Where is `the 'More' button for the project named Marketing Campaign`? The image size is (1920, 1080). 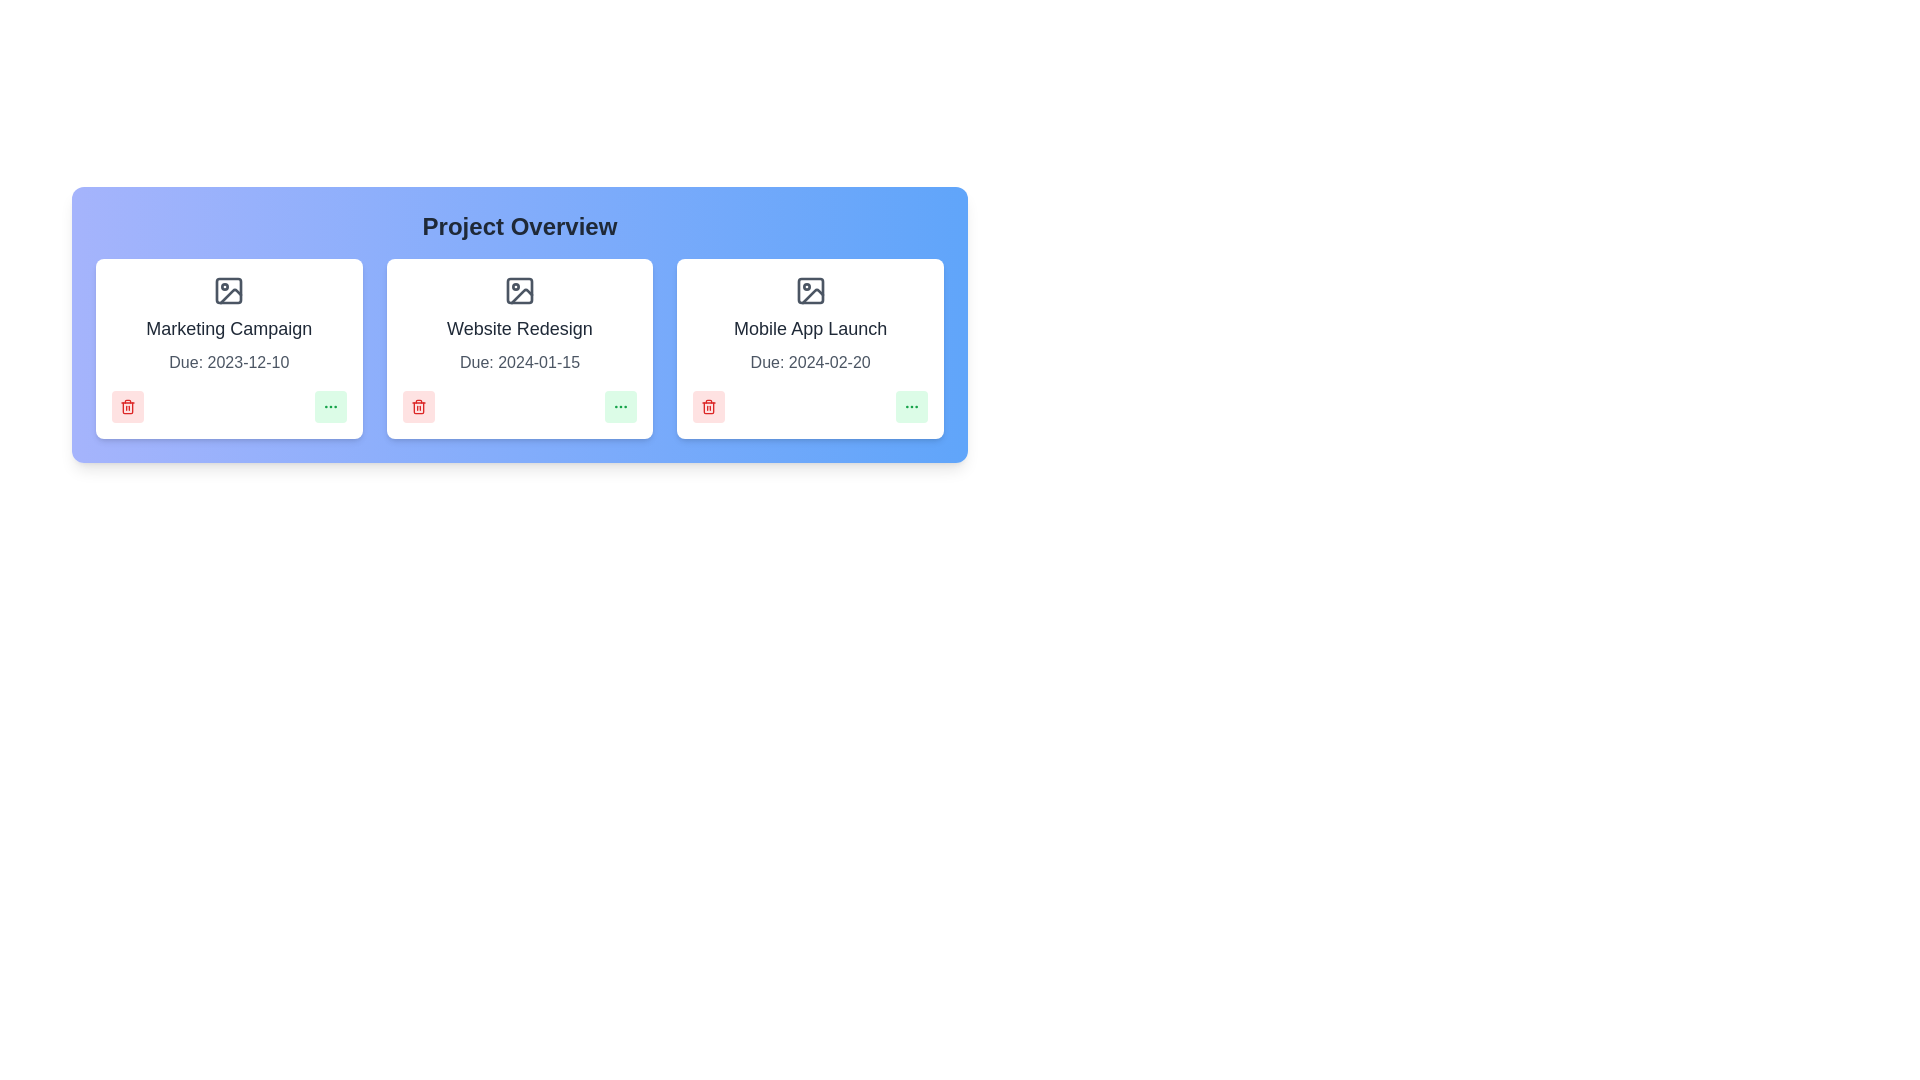 the 'More' button for the project named Marketing Campaign is located at coordinates (330, 406).